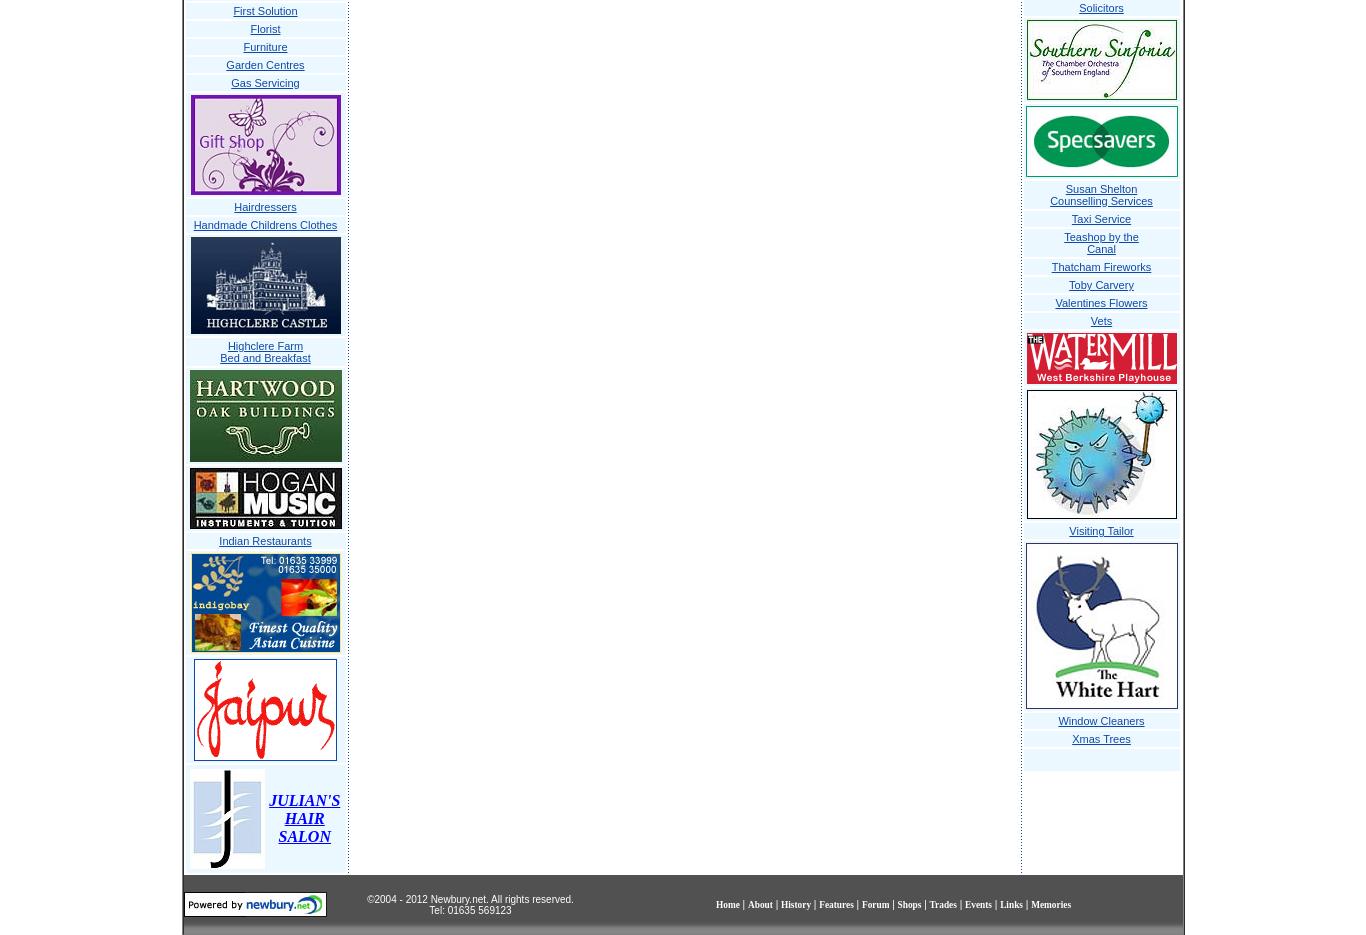 The height and width of the screenshot is (935, 1366). What do you see at coordinates (795, 904) in the screenshot?
I see `'History'` at bounding box center [795, 904].